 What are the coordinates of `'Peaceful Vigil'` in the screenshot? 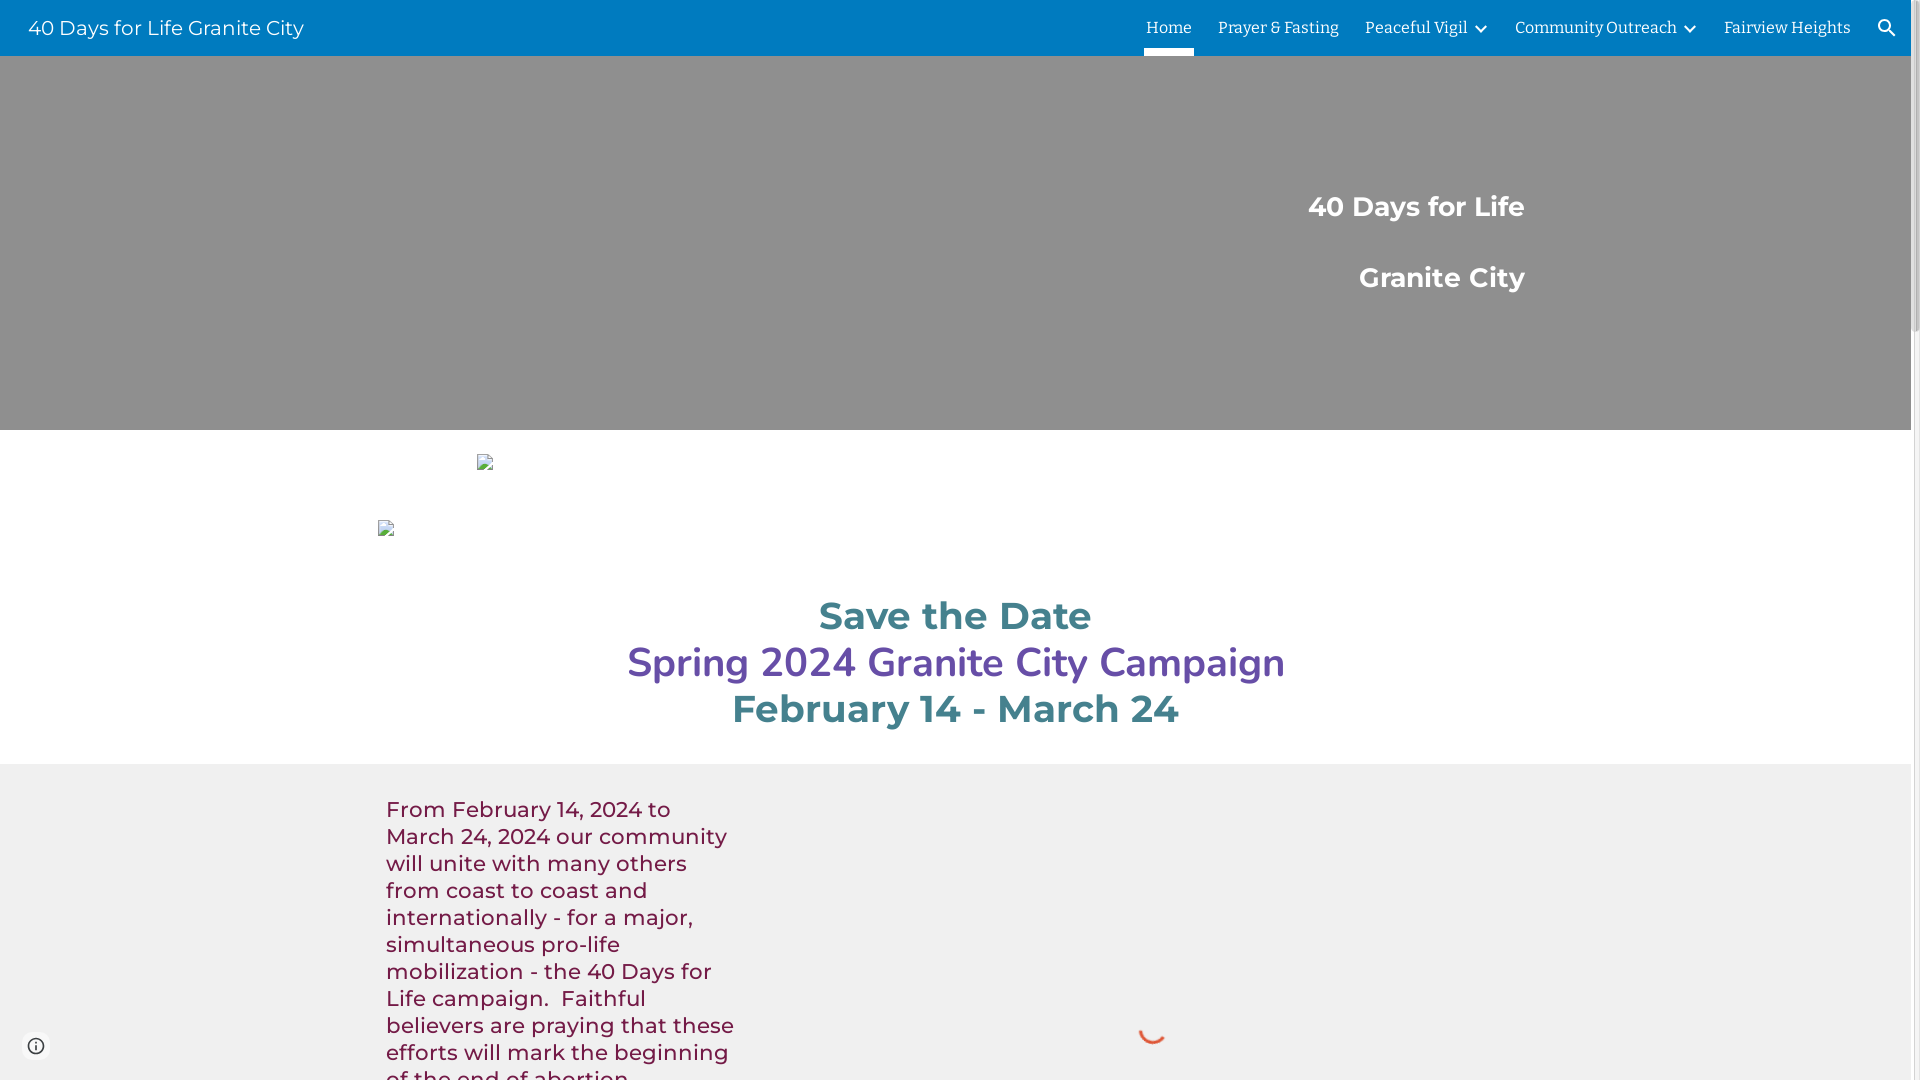 It's located at (1363, 27).